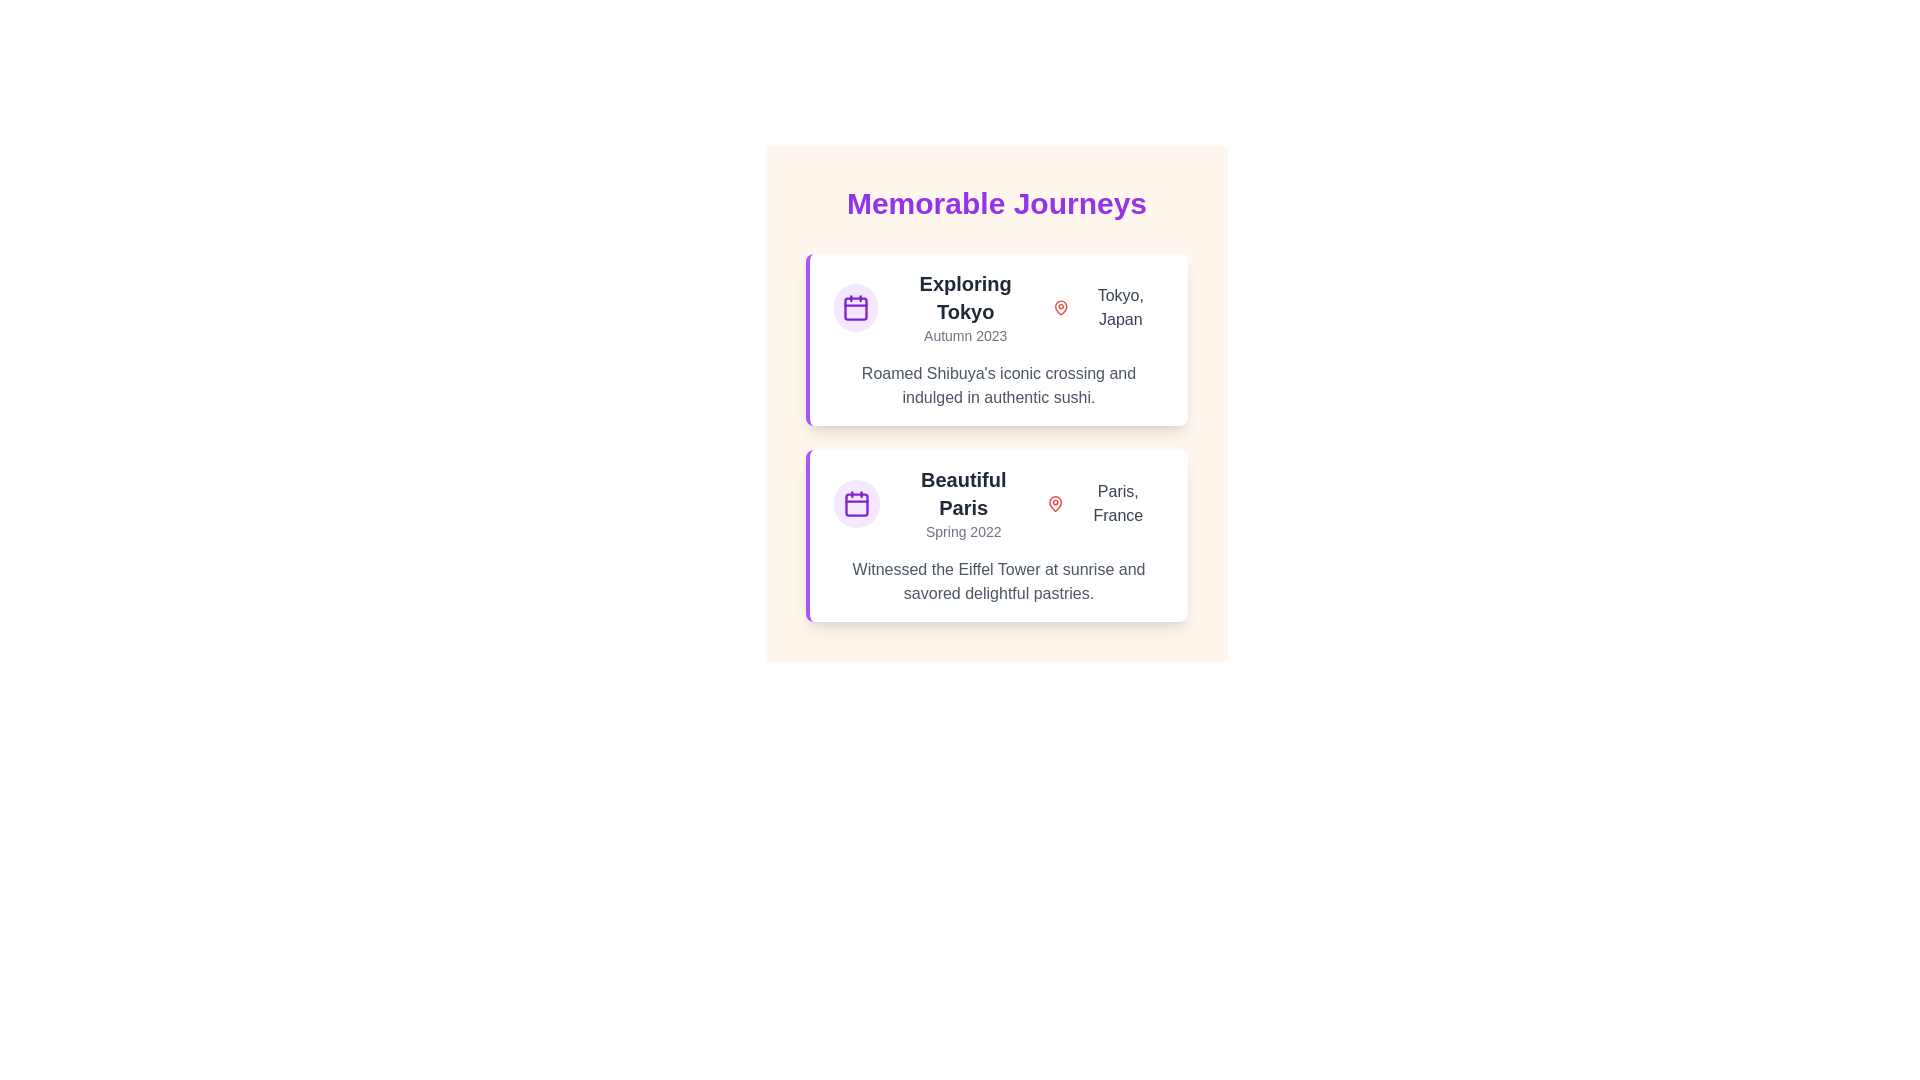 The image size is (1920, 1080). Describe the element at coordinates (1117, 503) in the screenshot. I see `text content of the label displaying 'Paris, France' which is located in the second card of the 'Memorable Journeys' list, aligned to the right and next to a red pin icon` at that location.